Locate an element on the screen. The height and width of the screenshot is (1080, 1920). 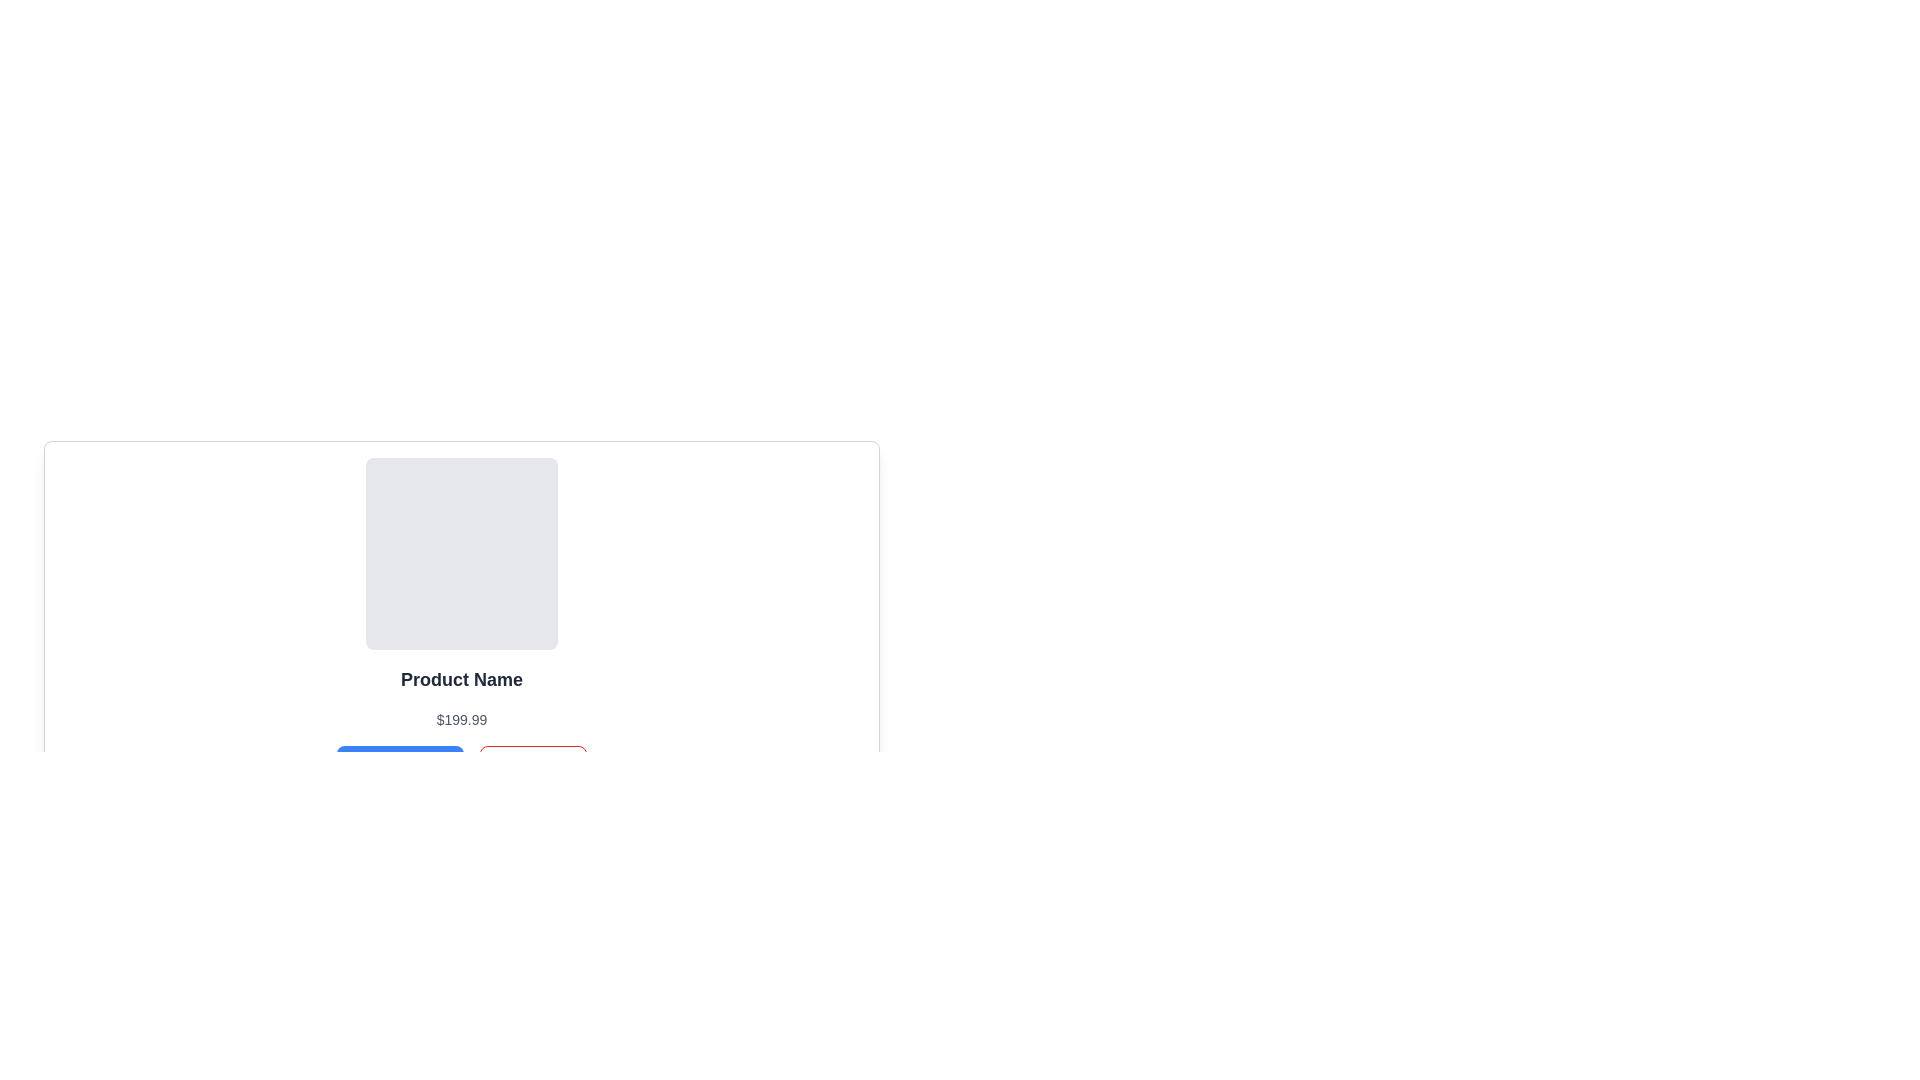
the button located at the center-bottom of the interface is located at coordinates (400, 764).